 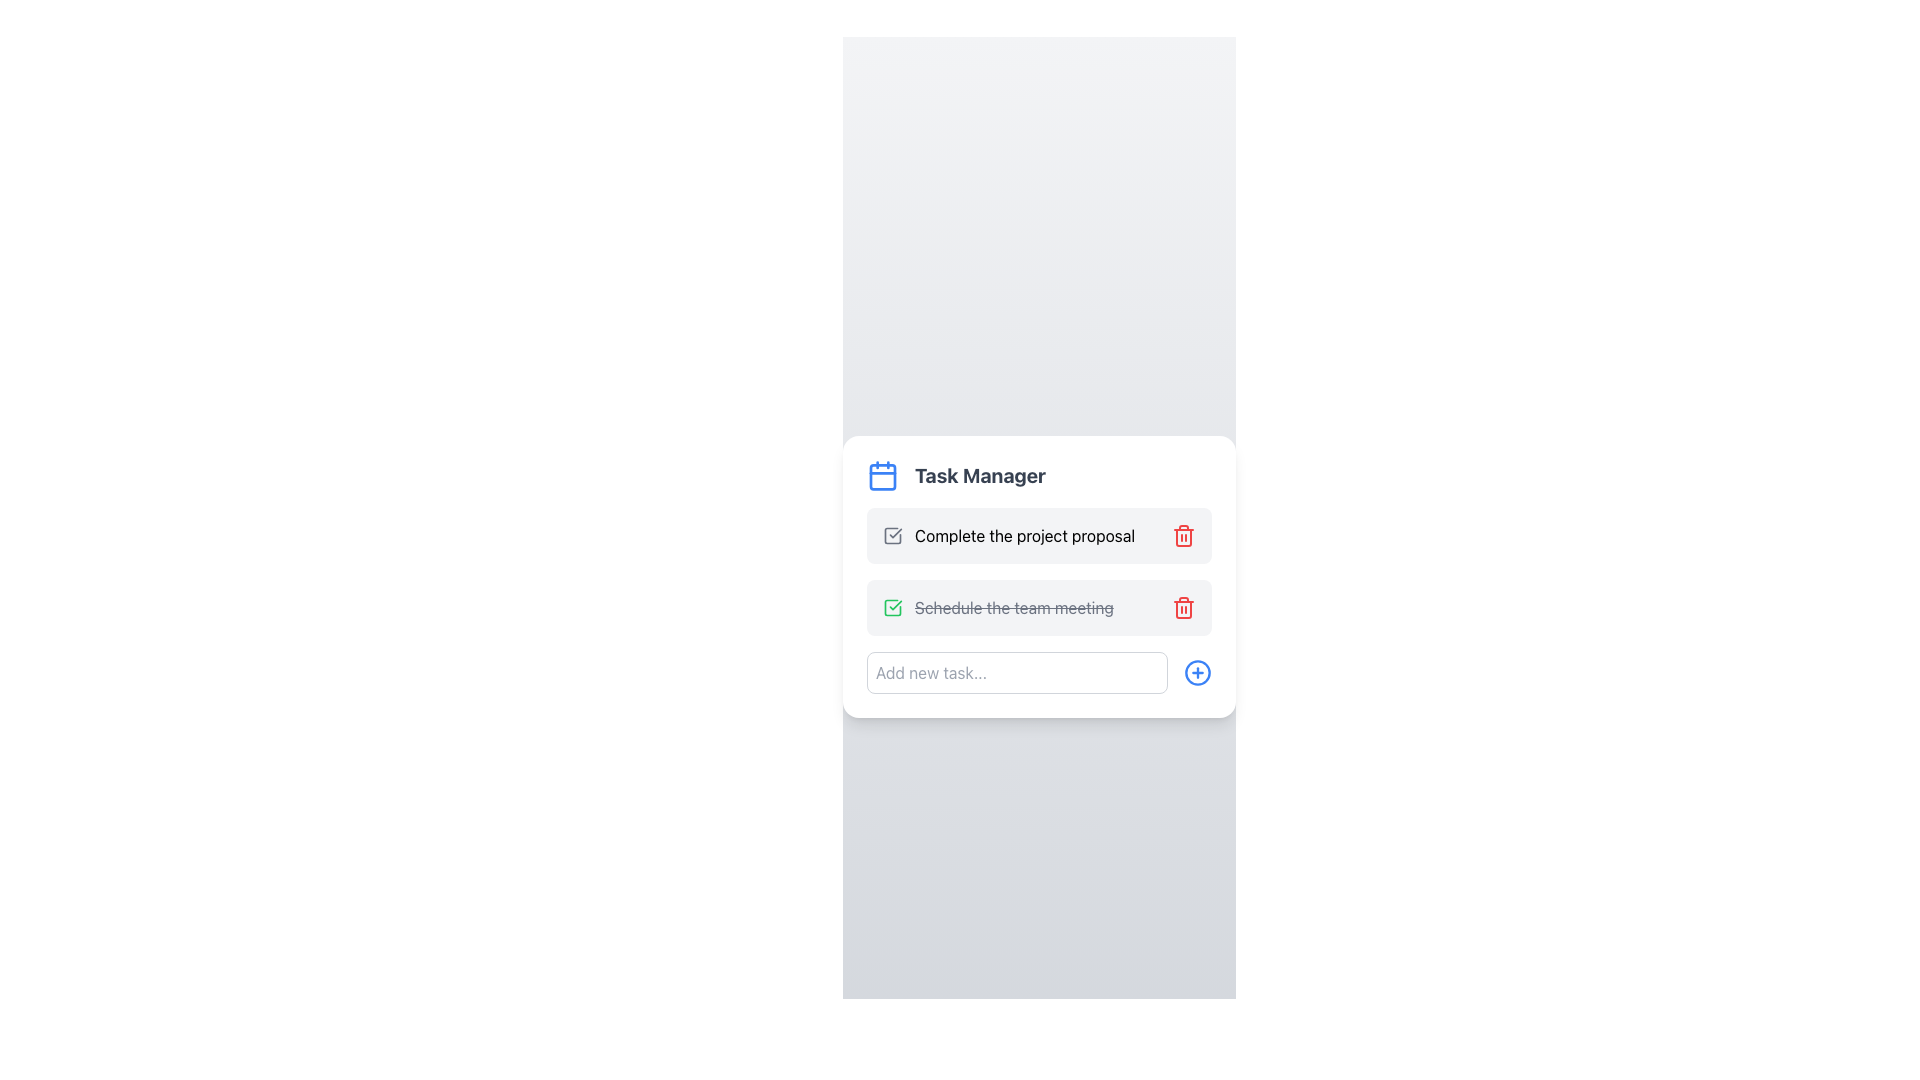 I want to click on the circular blue plus icon located to the far right of the 'Add new task...' input field, so click(x=1198, y=672).